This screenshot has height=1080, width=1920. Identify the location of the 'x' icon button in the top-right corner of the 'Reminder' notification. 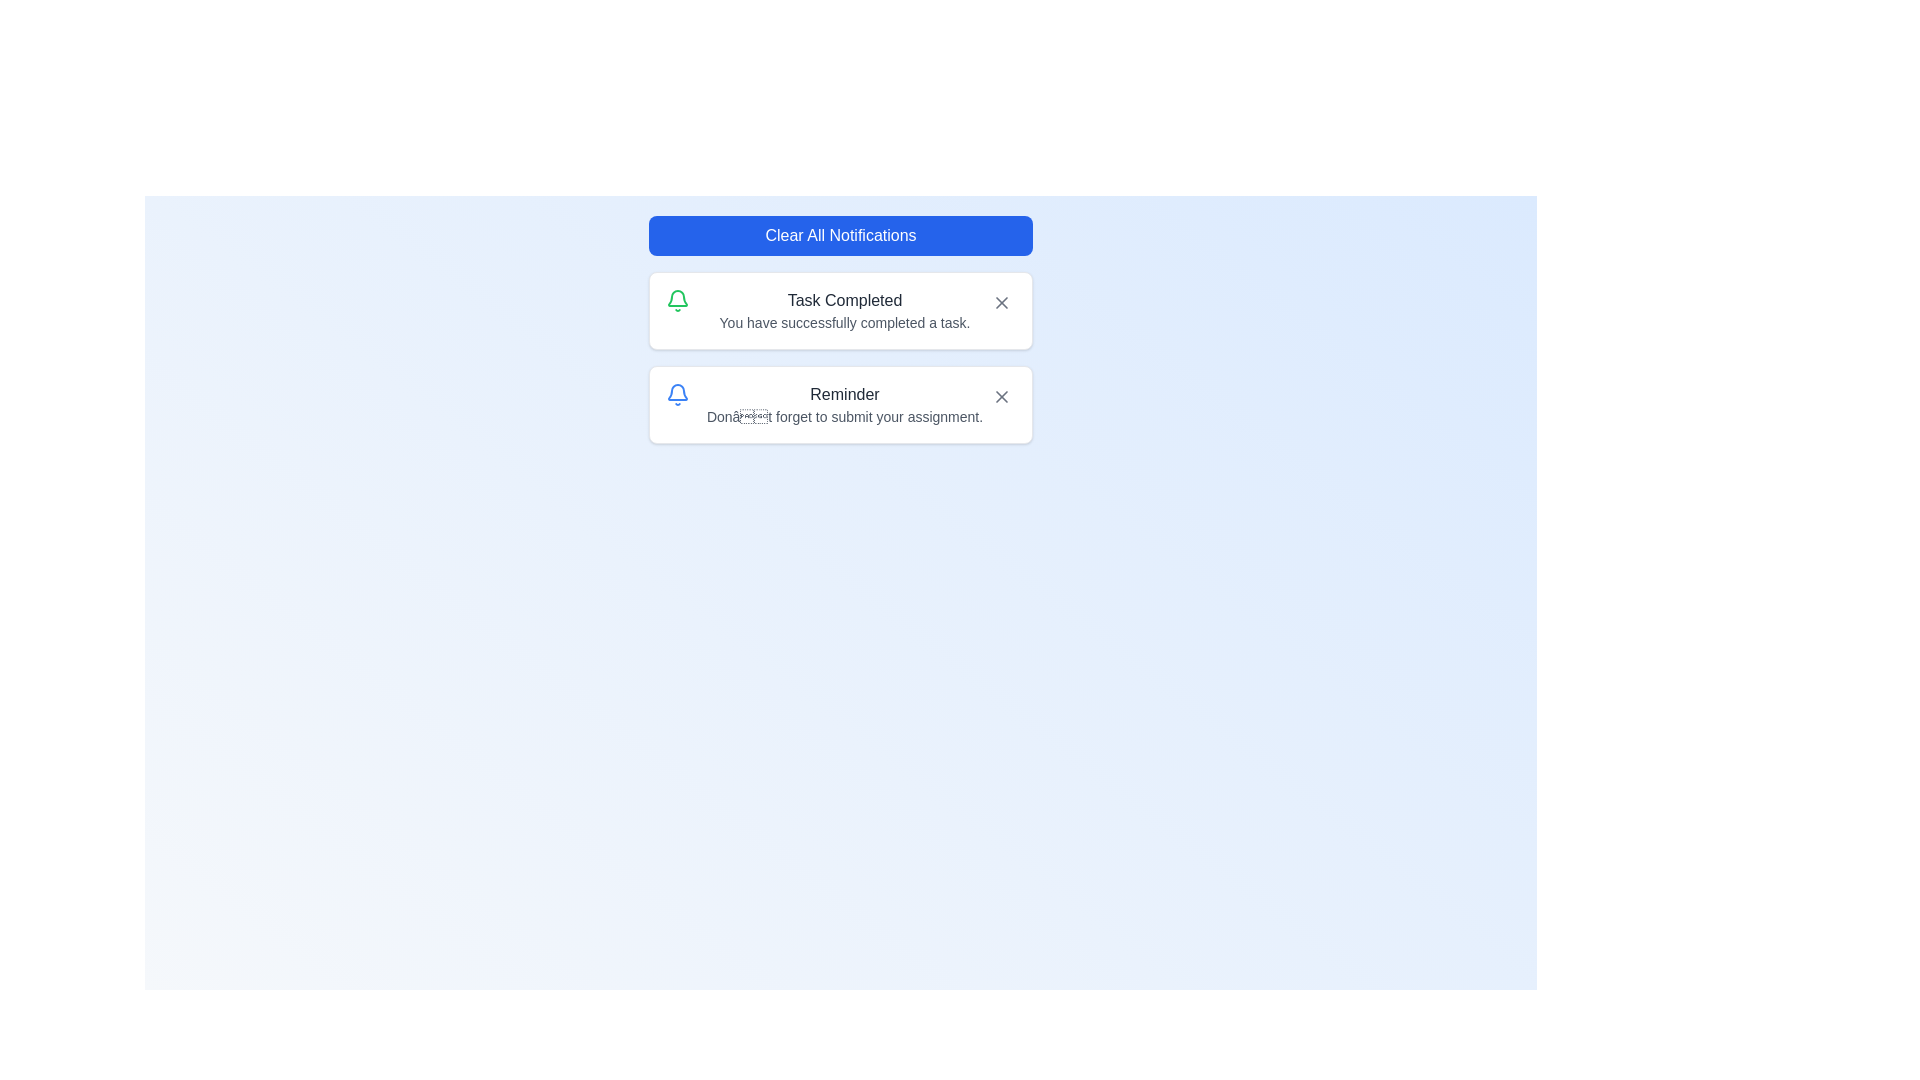
(1002, 397).